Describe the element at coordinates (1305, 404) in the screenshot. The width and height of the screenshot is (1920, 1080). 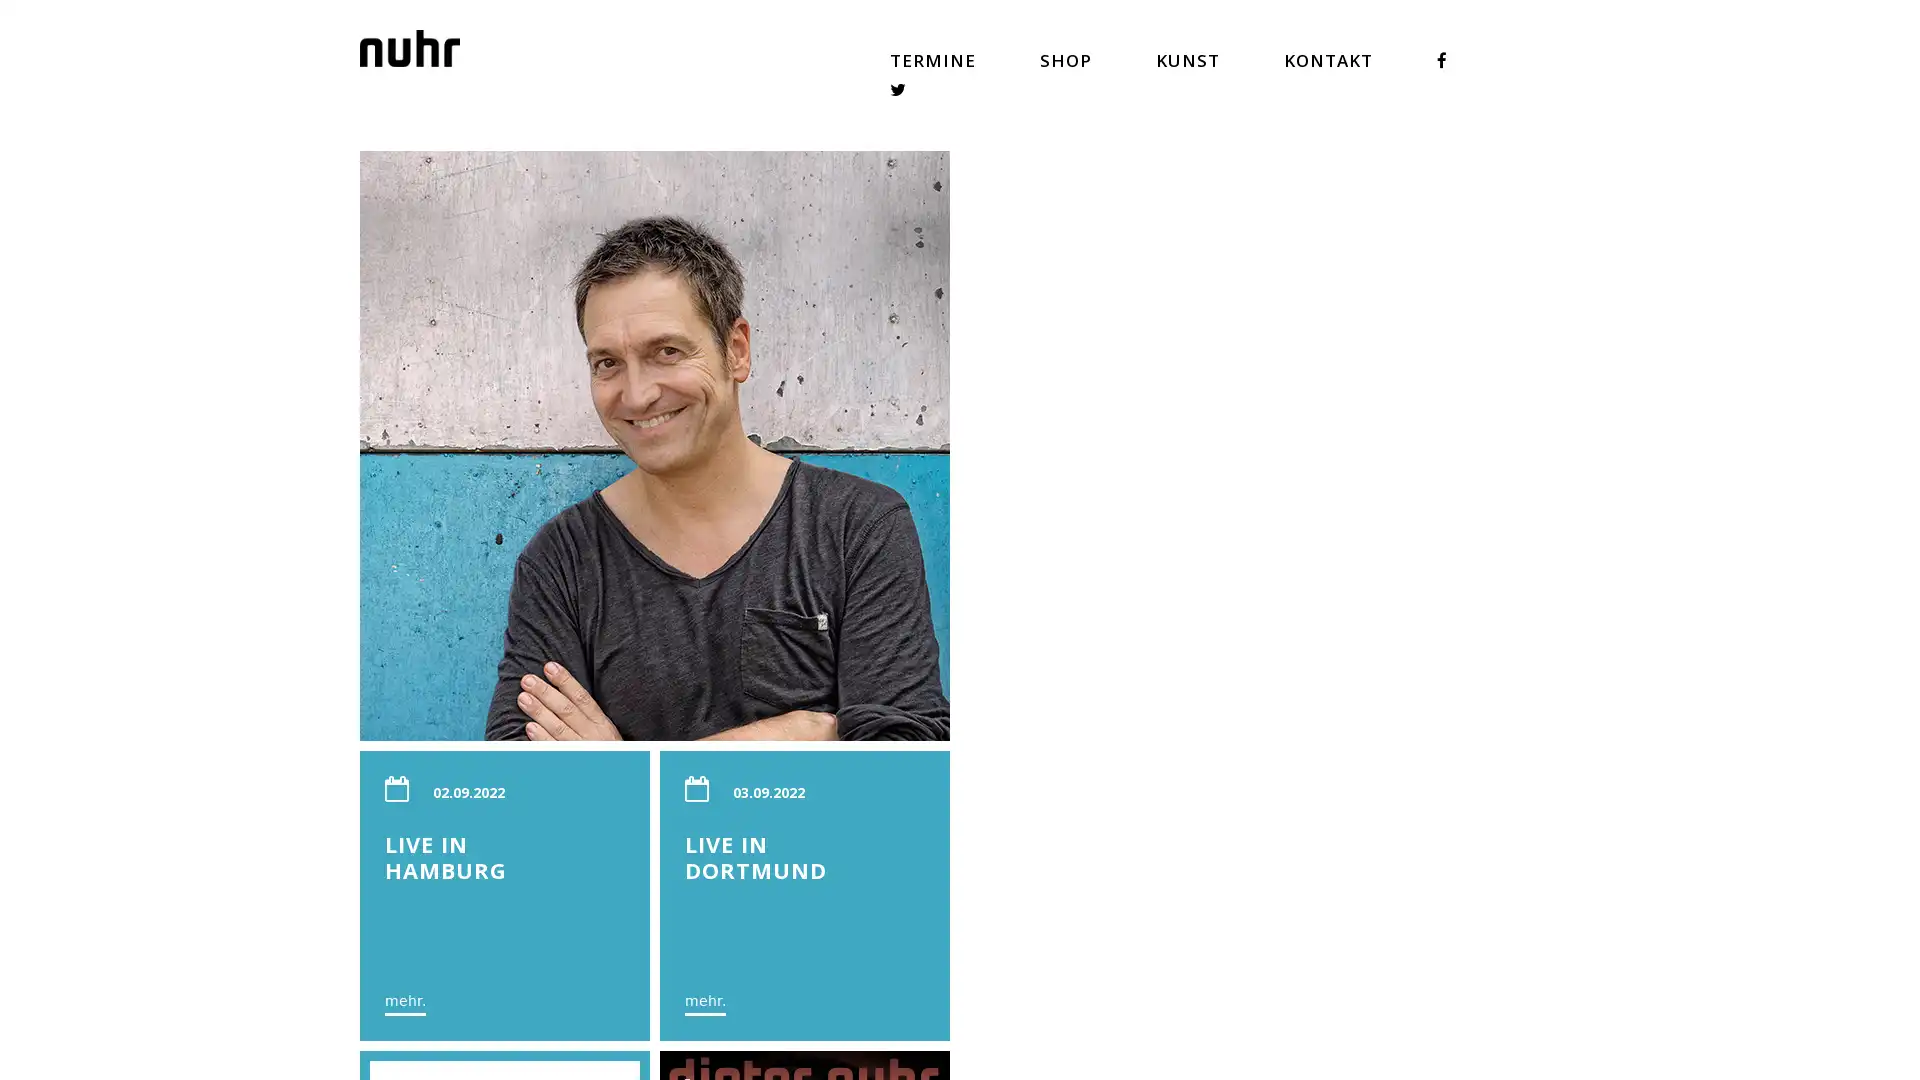
I see `mehr.` at that location.